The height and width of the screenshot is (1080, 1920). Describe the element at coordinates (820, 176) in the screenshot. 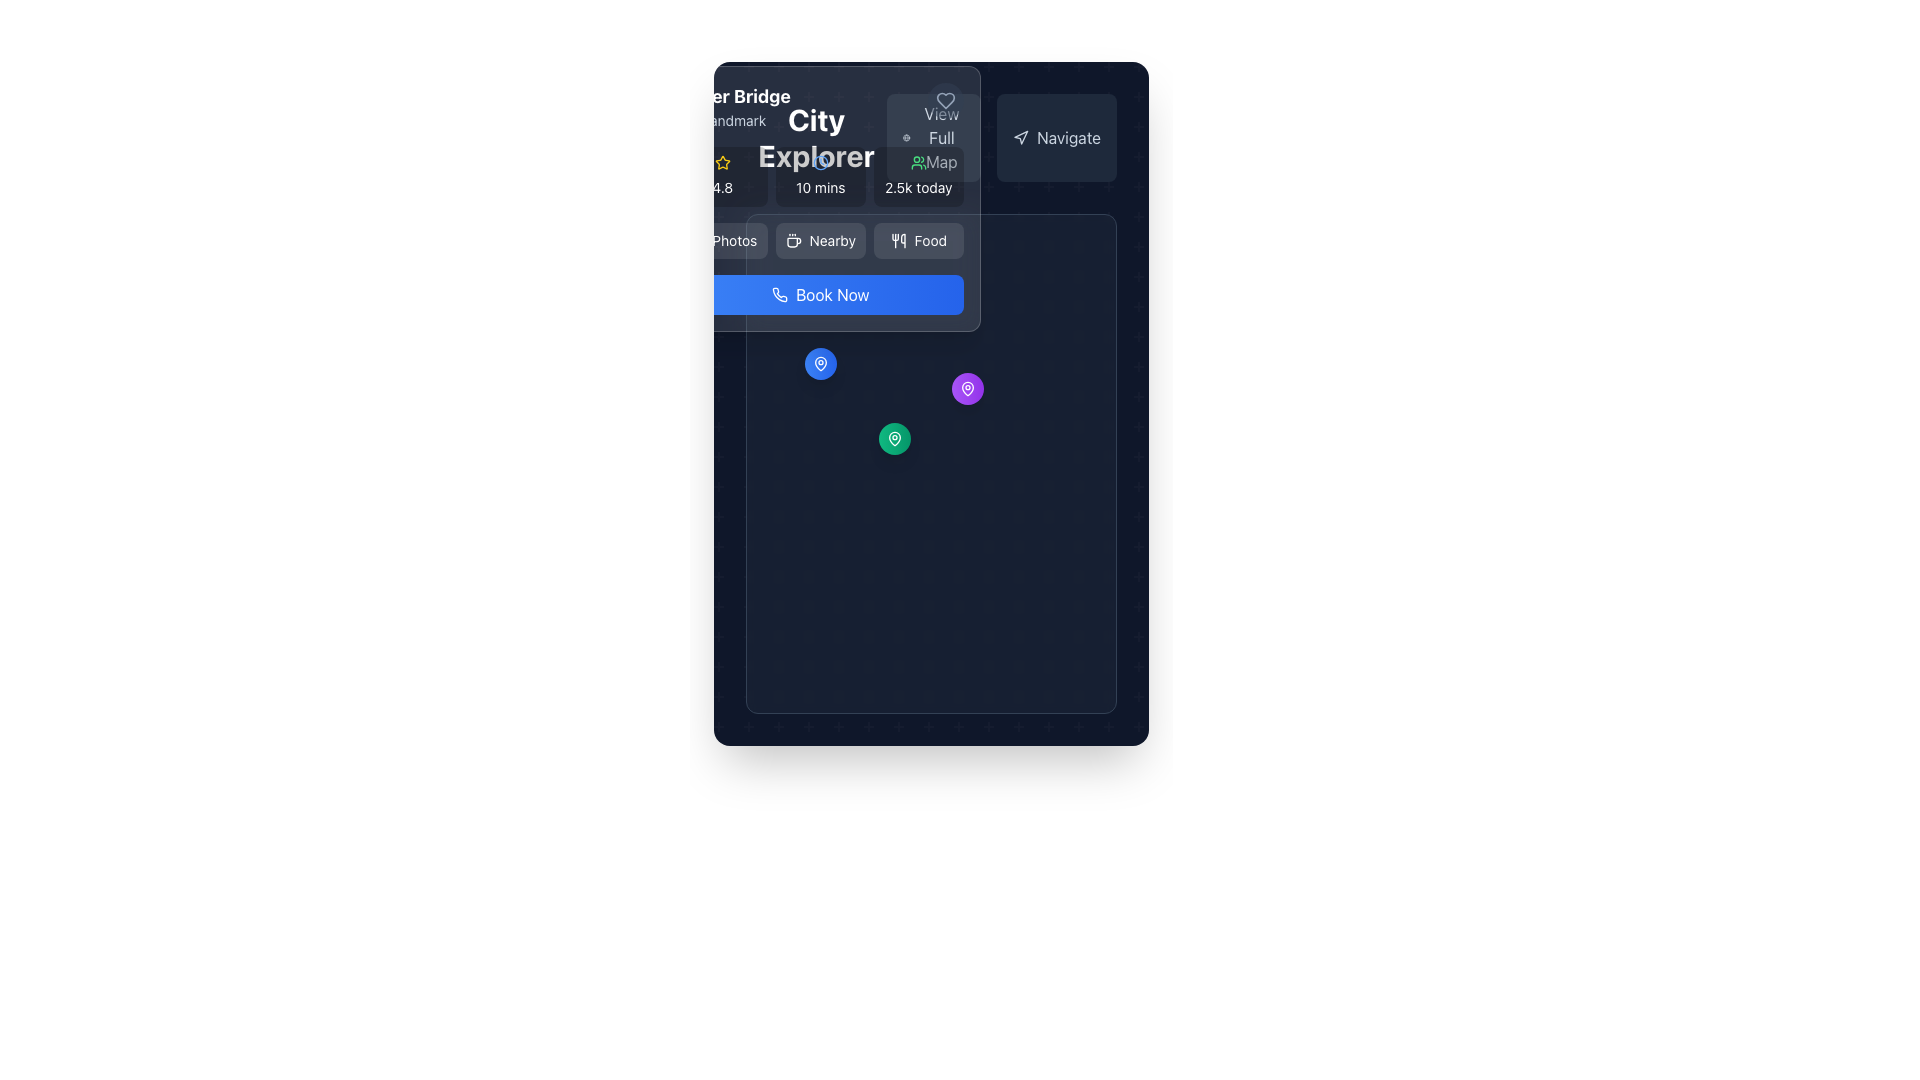

I see `the Information display widget, which features a blue clock icon and displays '10 mins' with a dark semi-transparent background and rounded corners` at that location.